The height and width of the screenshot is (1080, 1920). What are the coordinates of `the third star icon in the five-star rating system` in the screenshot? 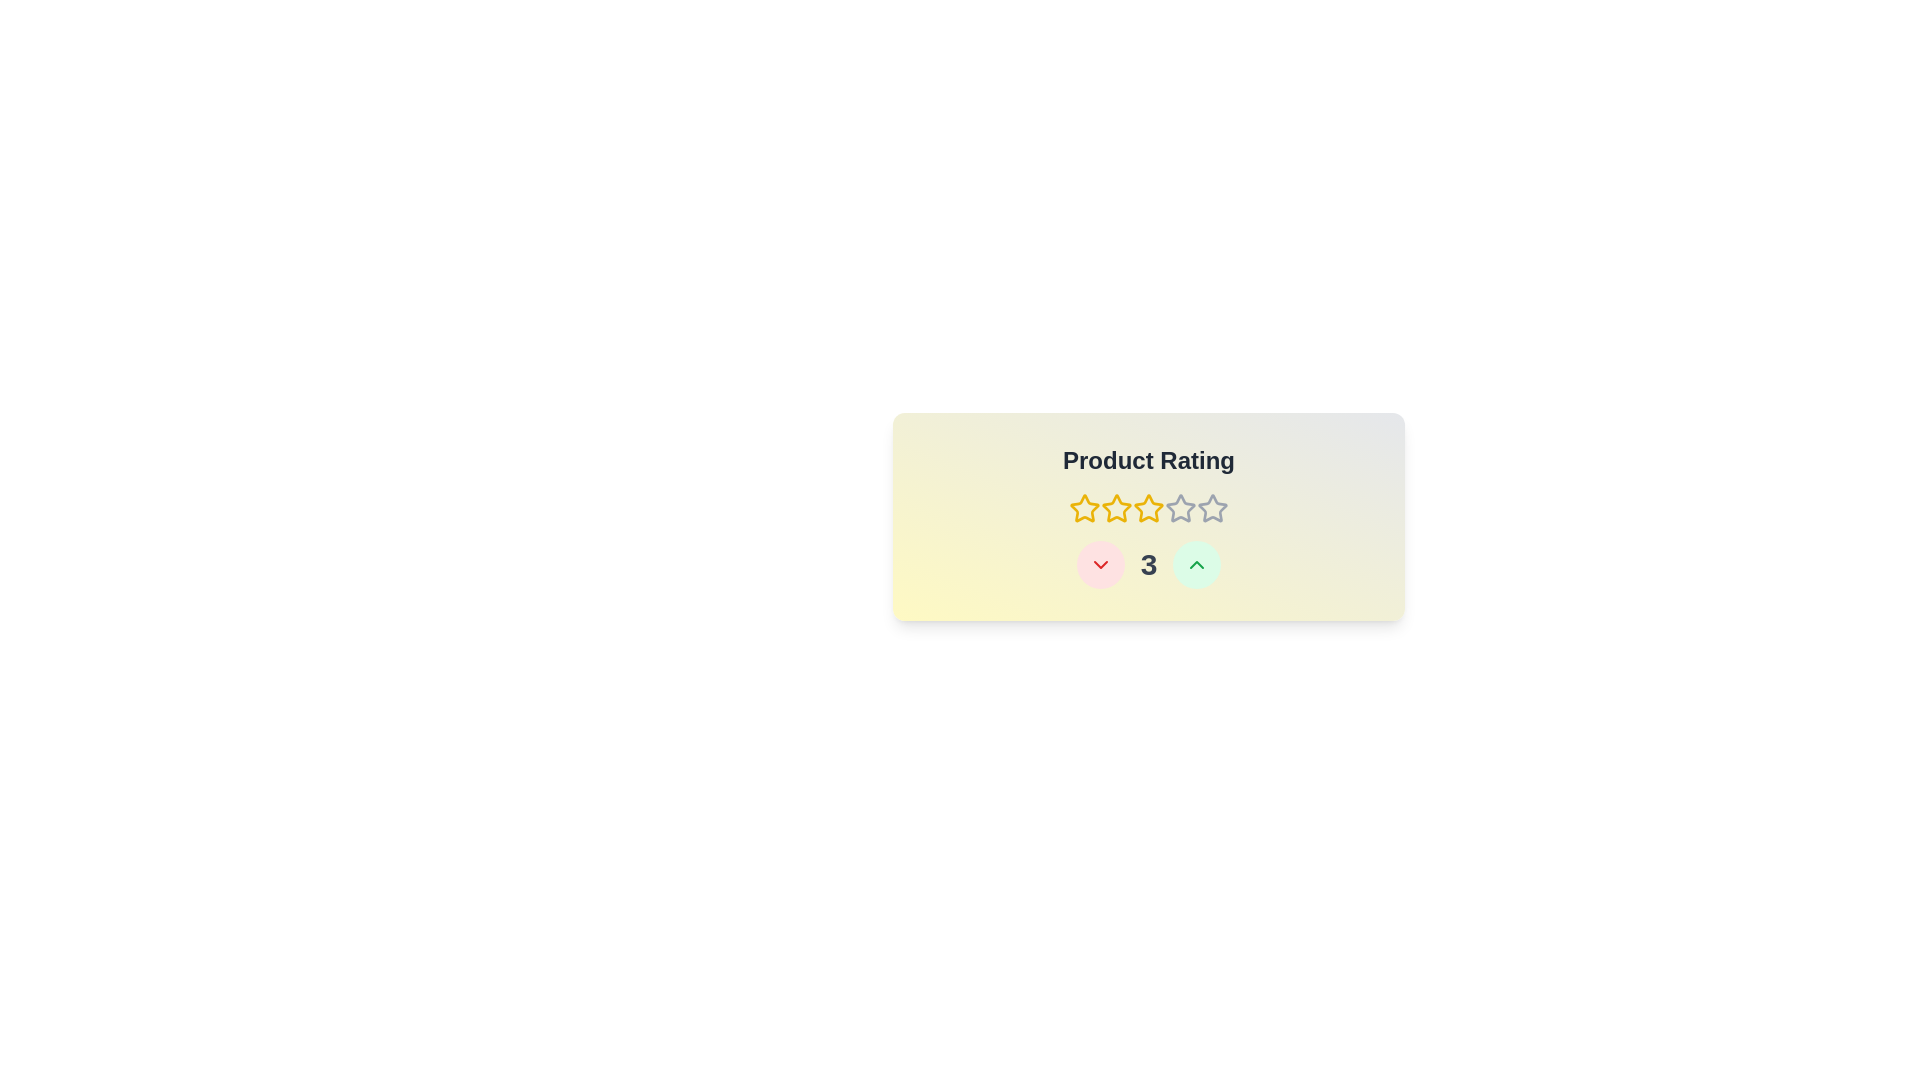 It's located at (1148, 515).